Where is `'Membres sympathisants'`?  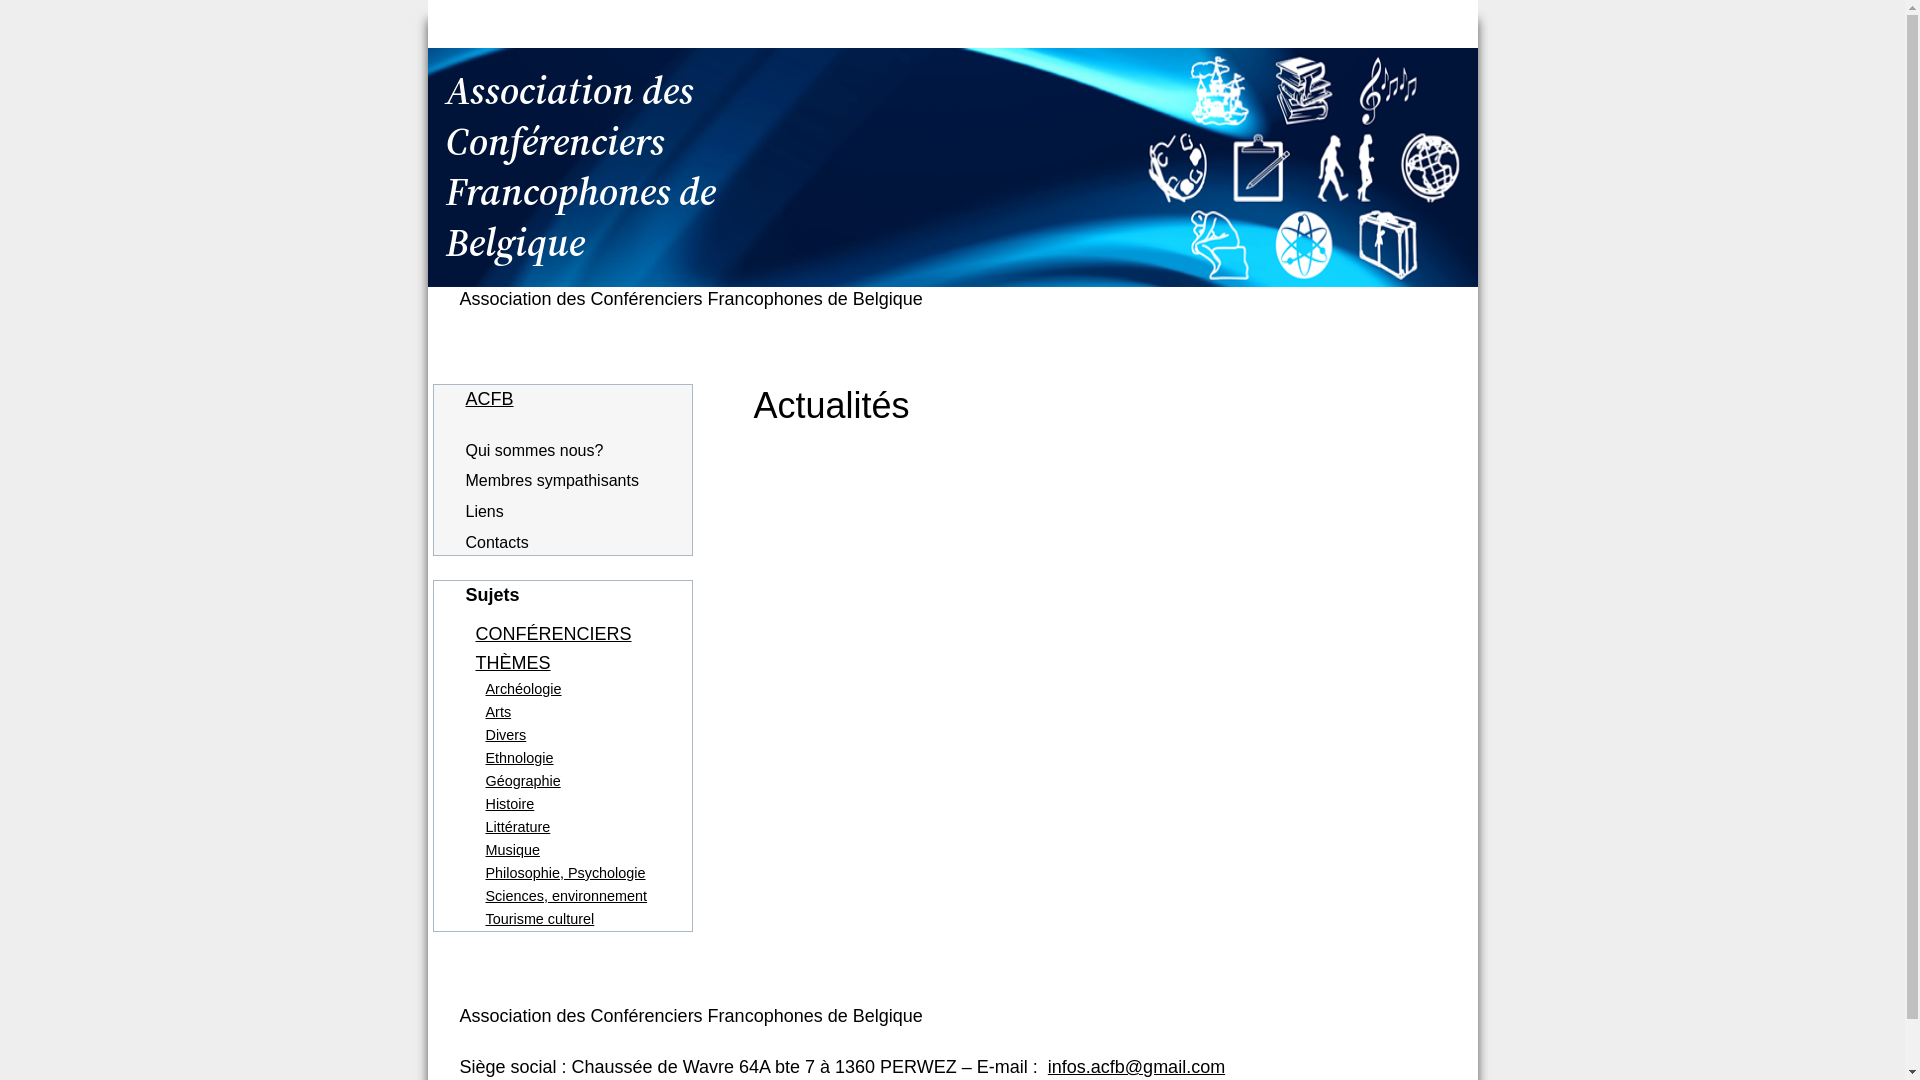 'Membres sympathisants' is located at coordinates (464, 481).